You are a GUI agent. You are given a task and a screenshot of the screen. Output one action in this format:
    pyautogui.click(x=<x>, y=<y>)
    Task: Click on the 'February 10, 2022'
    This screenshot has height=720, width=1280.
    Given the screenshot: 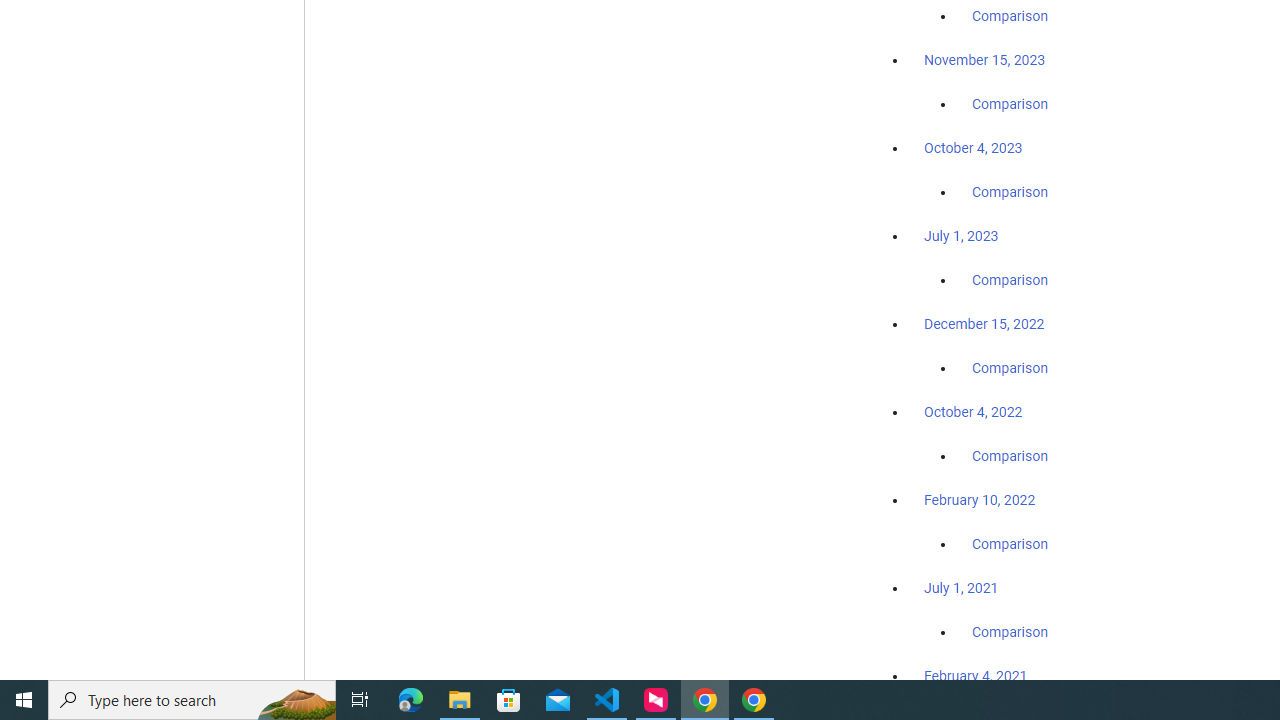 What is the action you would take?
    pyautogui.click(x=979, y=499)
    